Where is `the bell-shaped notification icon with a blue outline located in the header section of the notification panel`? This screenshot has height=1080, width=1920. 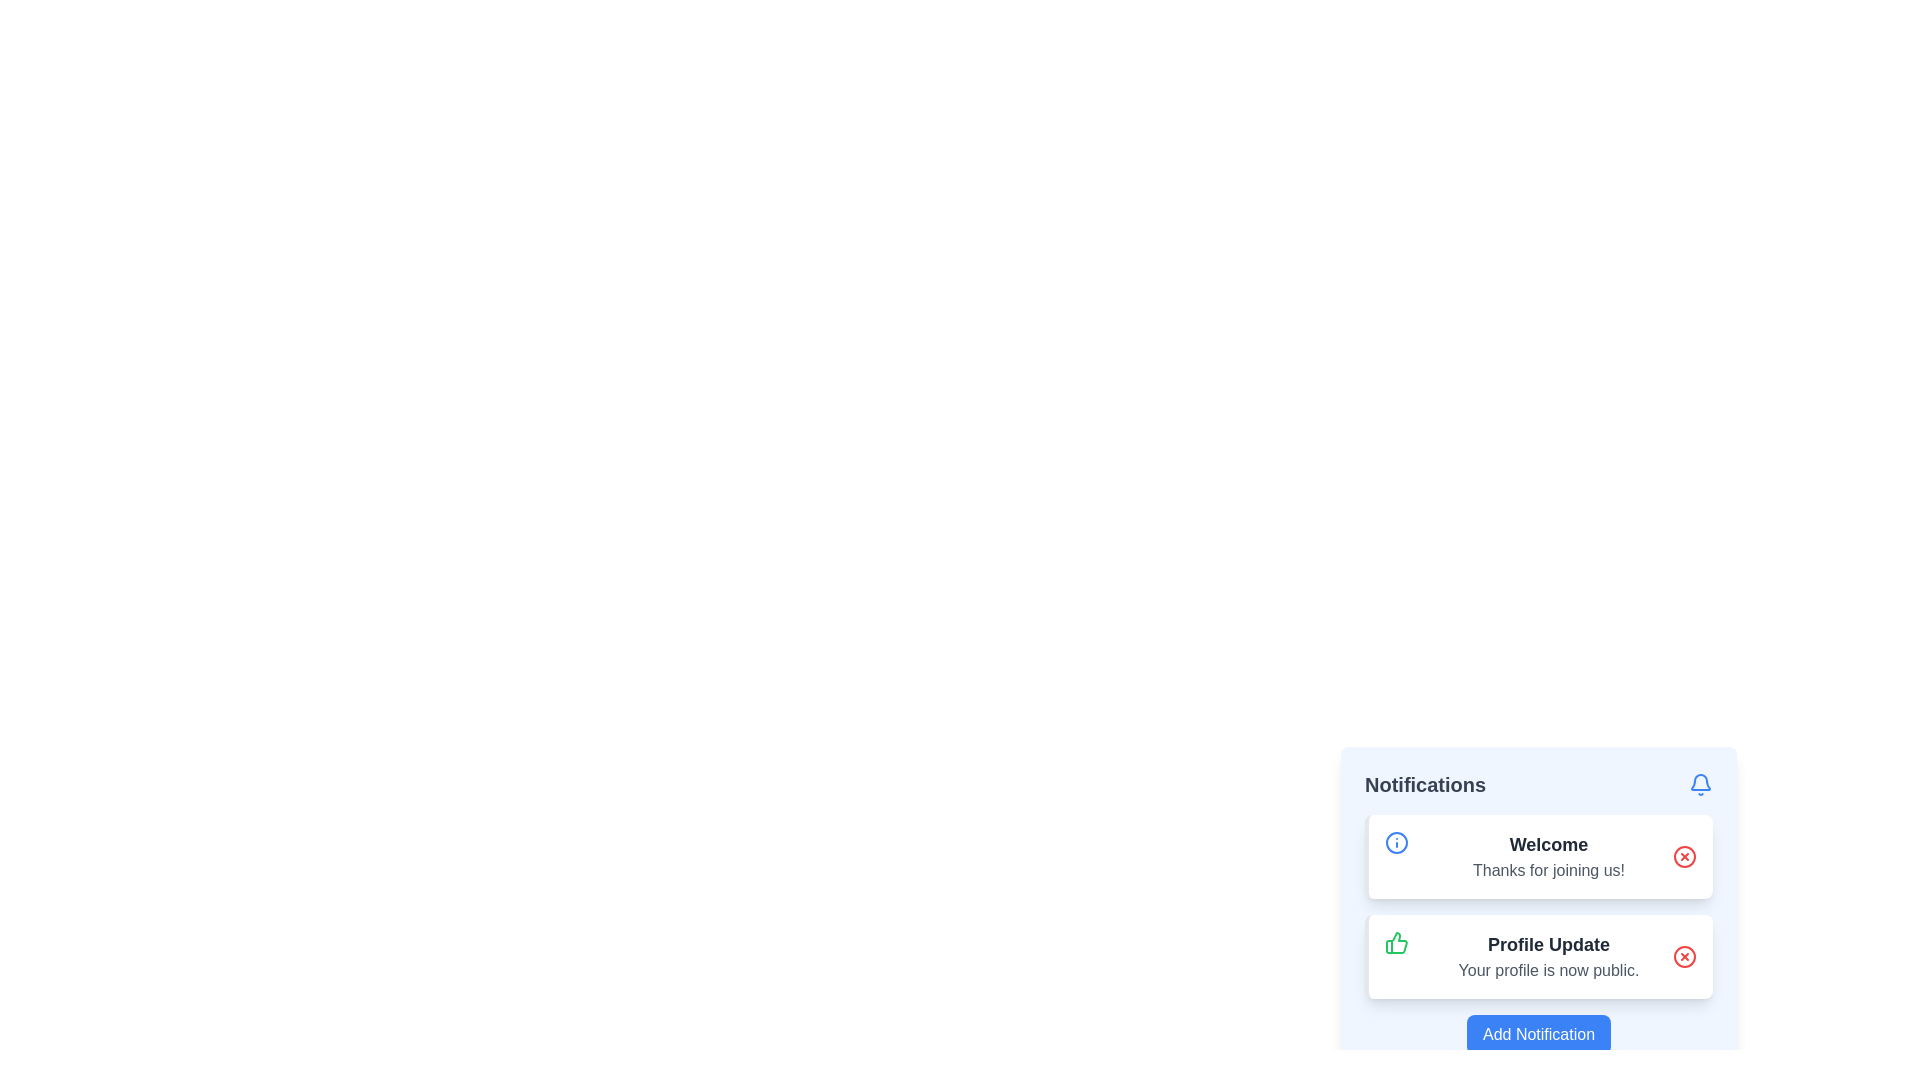 the bell-shaped notification icon with a blue outline located in the header section of the notification panel is located at coordinates (1699, 784).